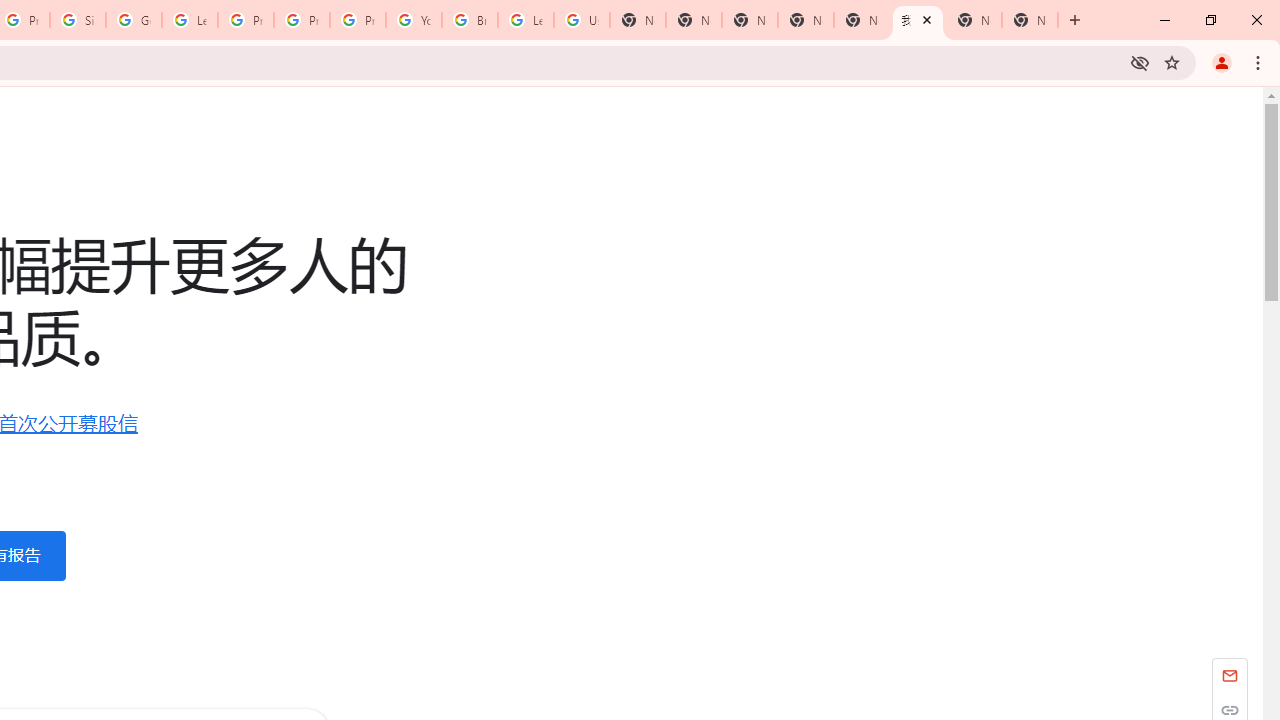 The image size is (1280, 720). I want to click on 'Privacy Help Center - Policies Help', so click(301, 20).